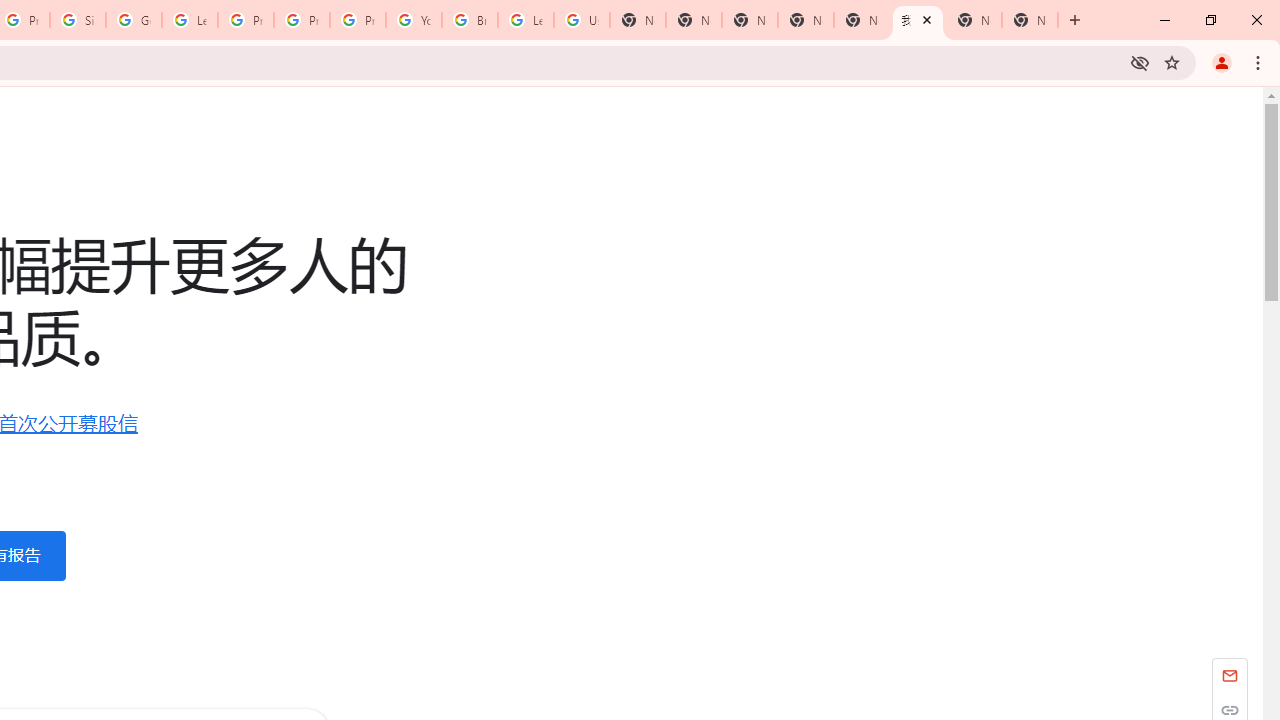 The image size is (1280, 720). I want to click on 'Privacy Help Center - Policies Help', so click(301, 20).